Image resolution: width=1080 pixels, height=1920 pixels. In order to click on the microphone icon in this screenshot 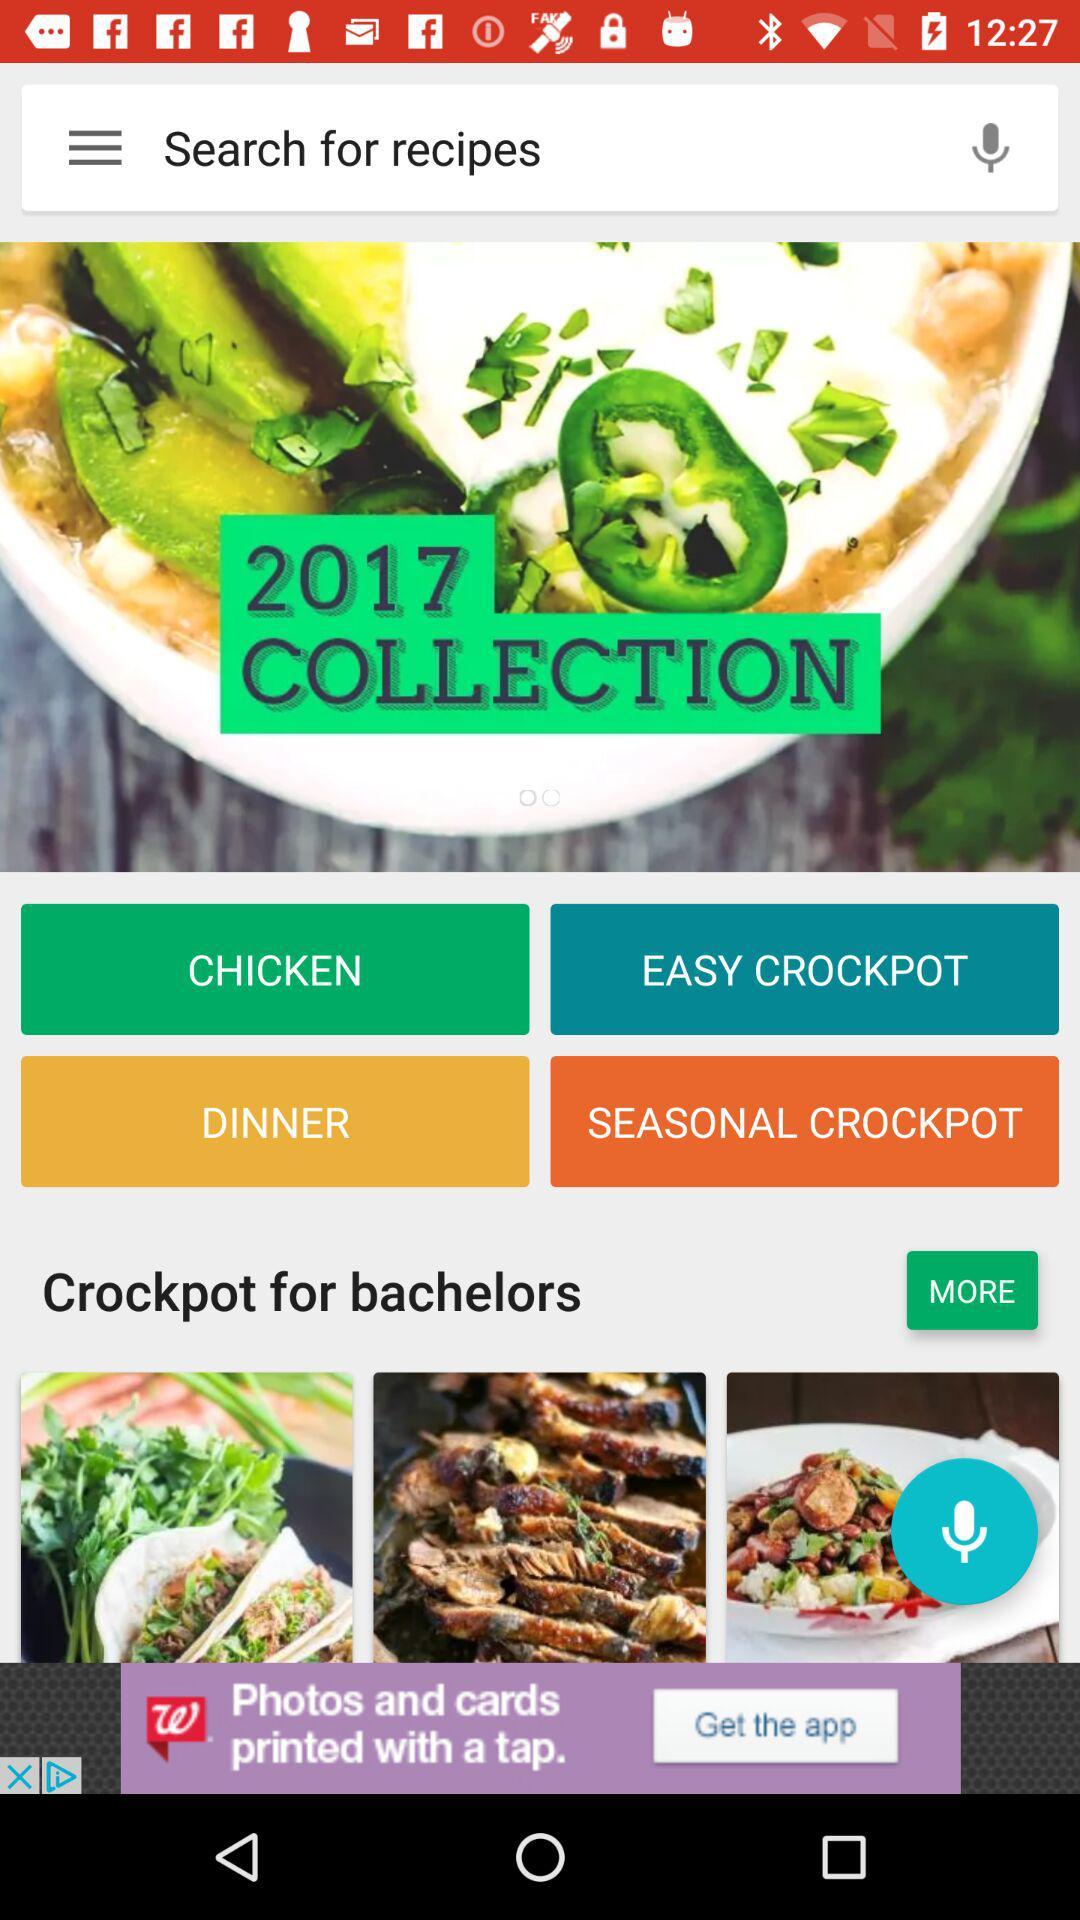, I will do `click(963, 1530)`.